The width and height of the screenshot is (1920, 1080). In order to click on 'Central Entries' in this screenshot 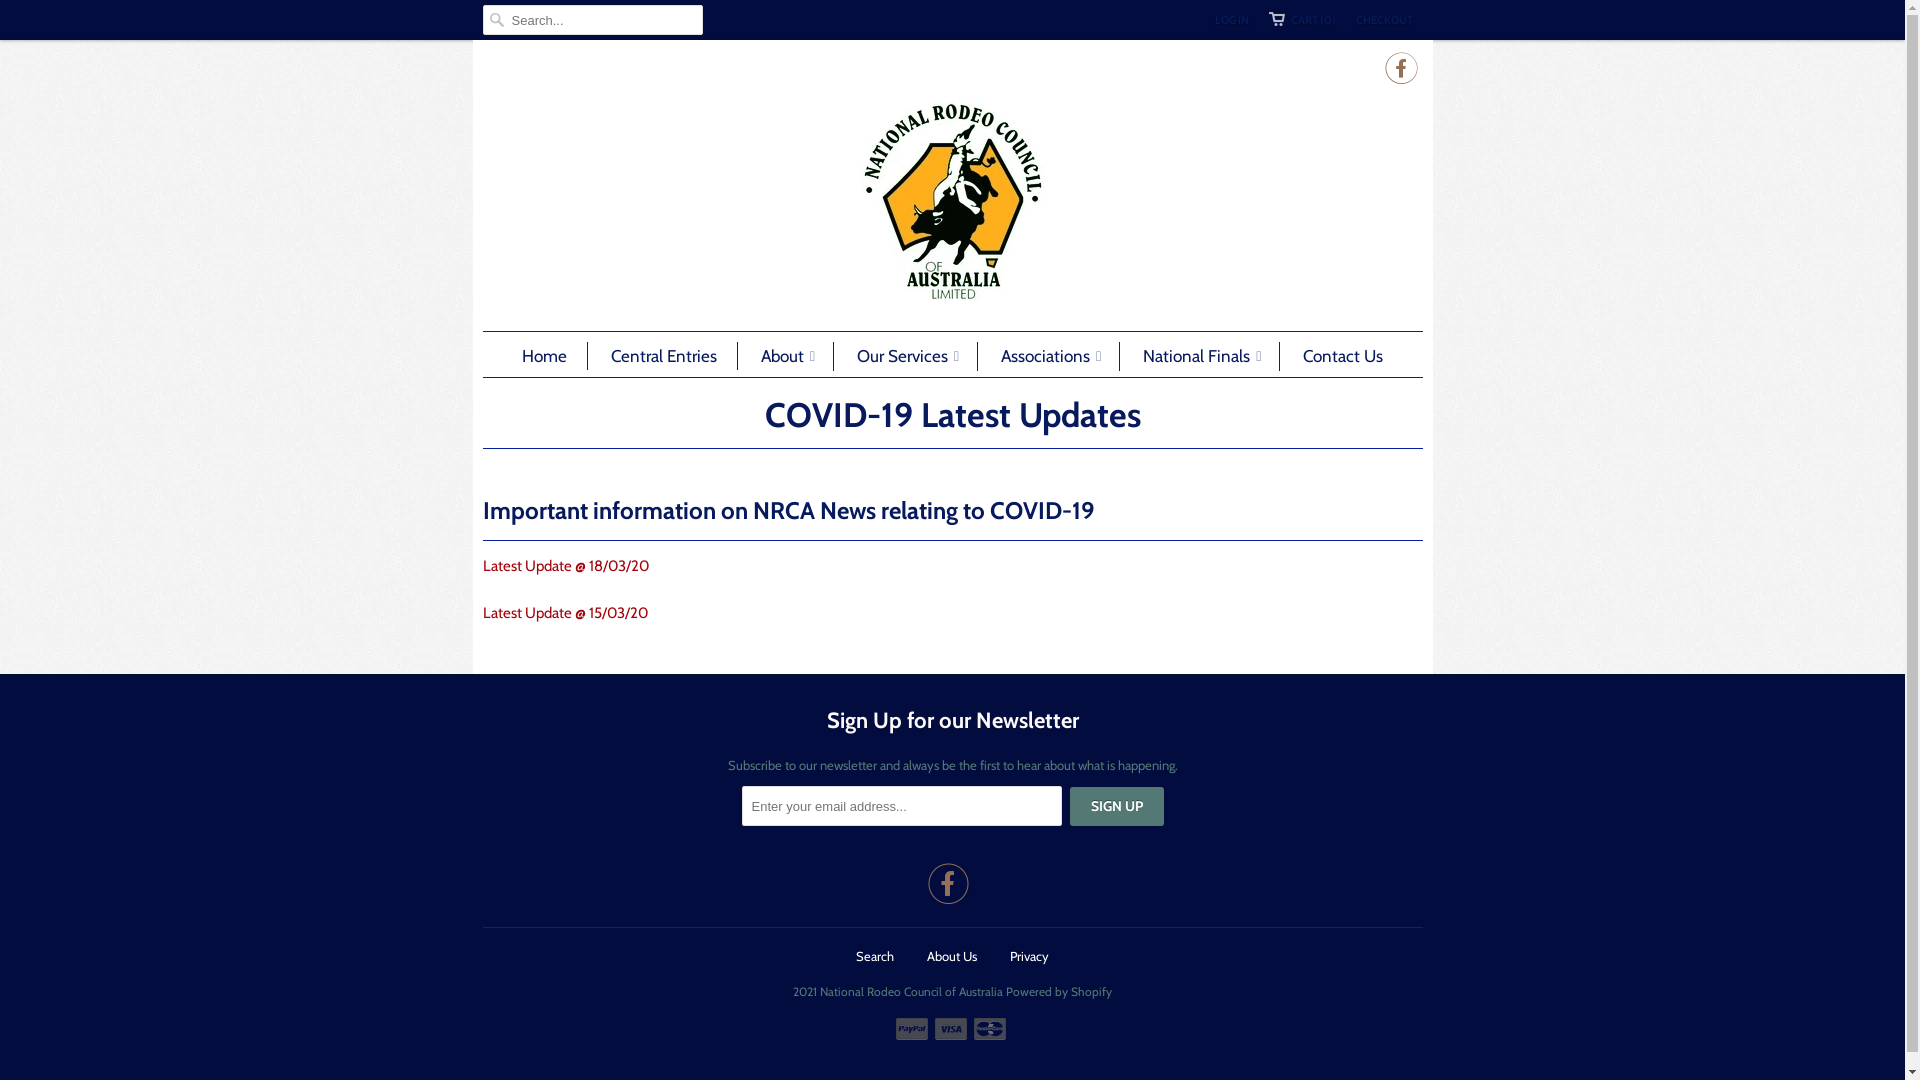, I will do `click(663, 354)`.